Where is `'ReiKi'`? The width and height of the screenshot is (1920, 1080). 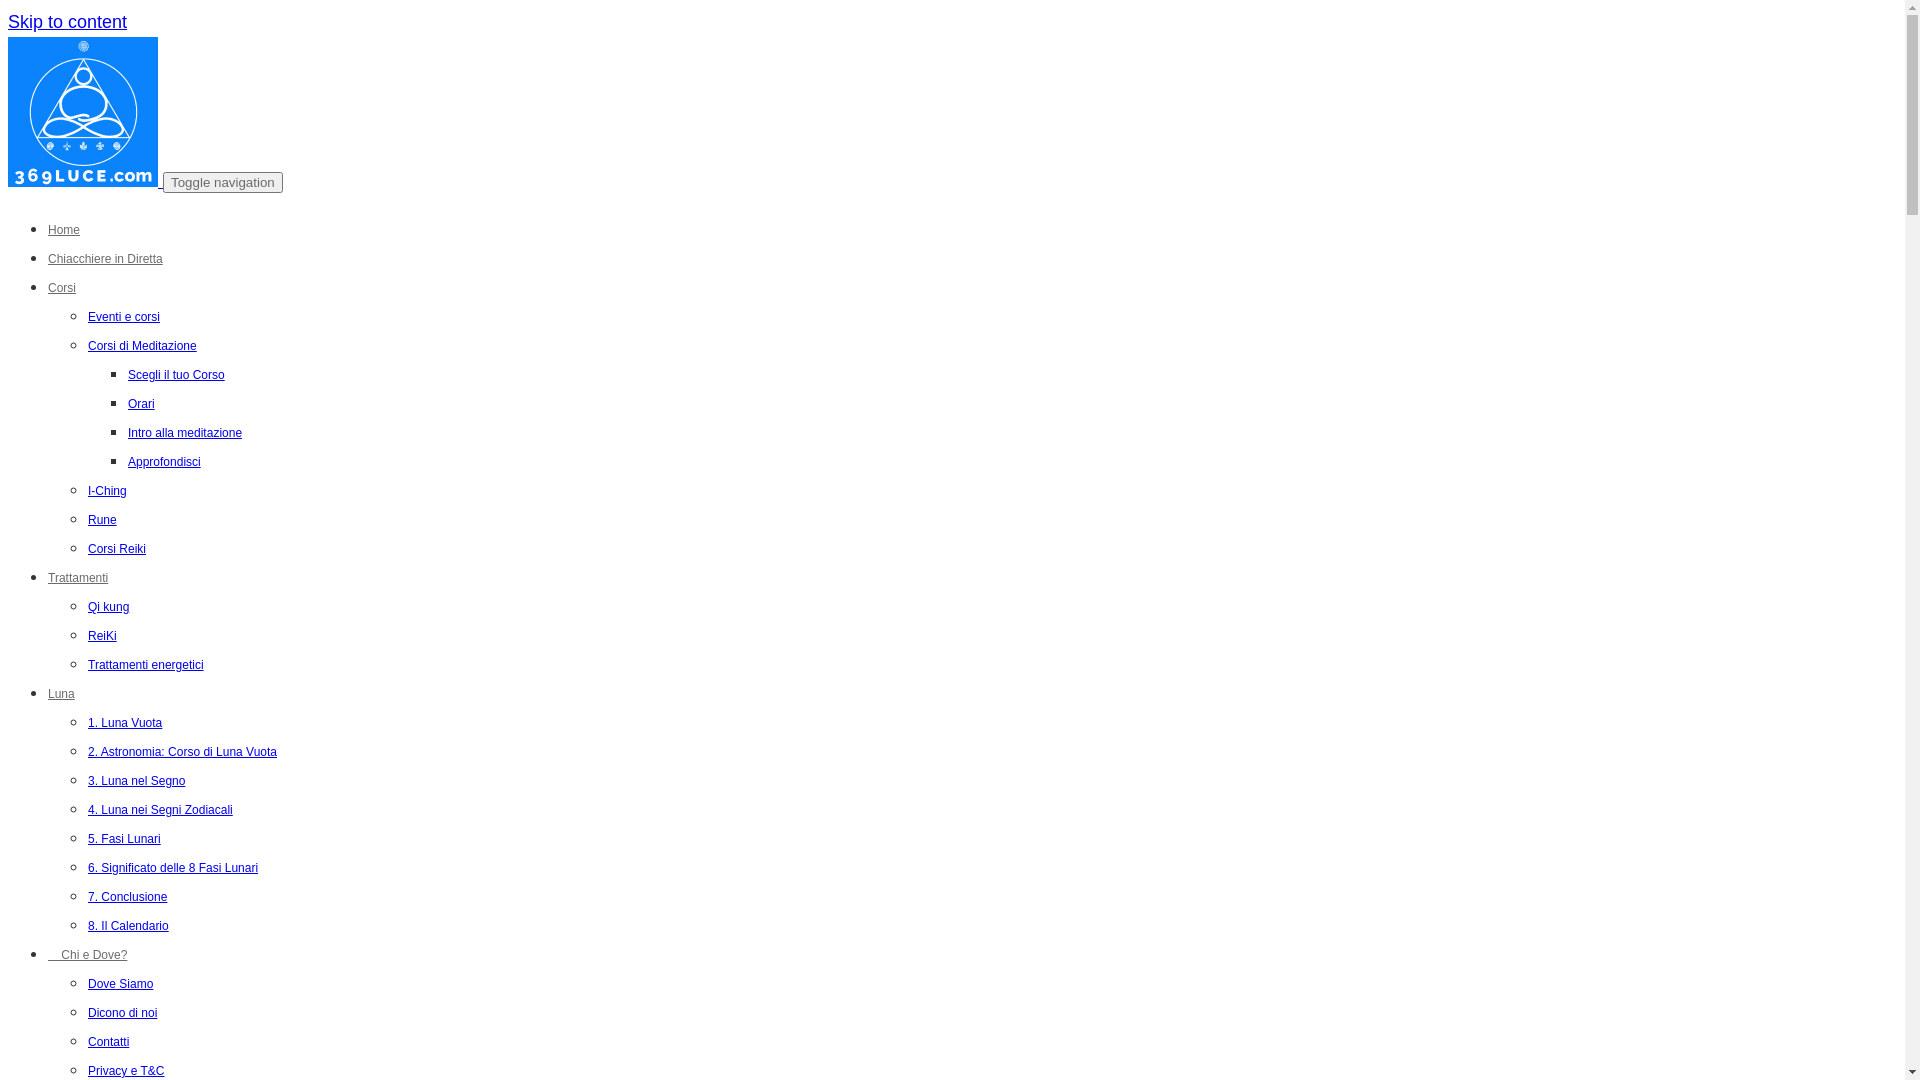 'ReiKi' is located at coordinates (101, 636).